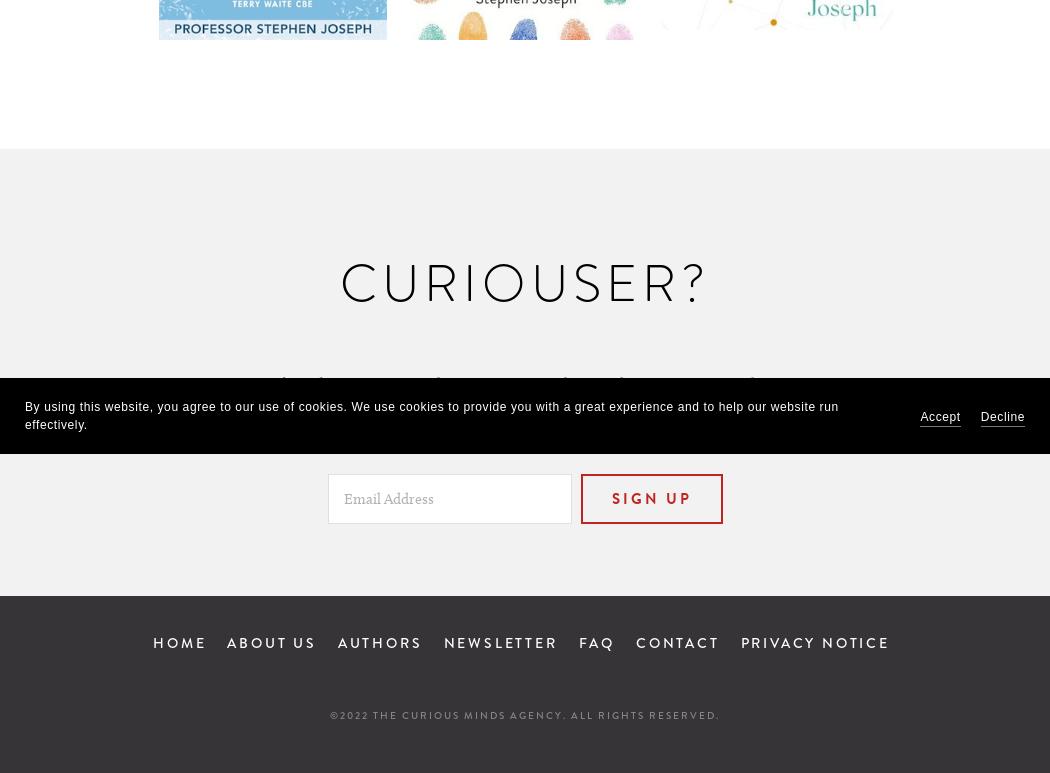 The height and width of the screenshot is (773, 1050). I want to click on 'Newsletter', so click(499, 642).